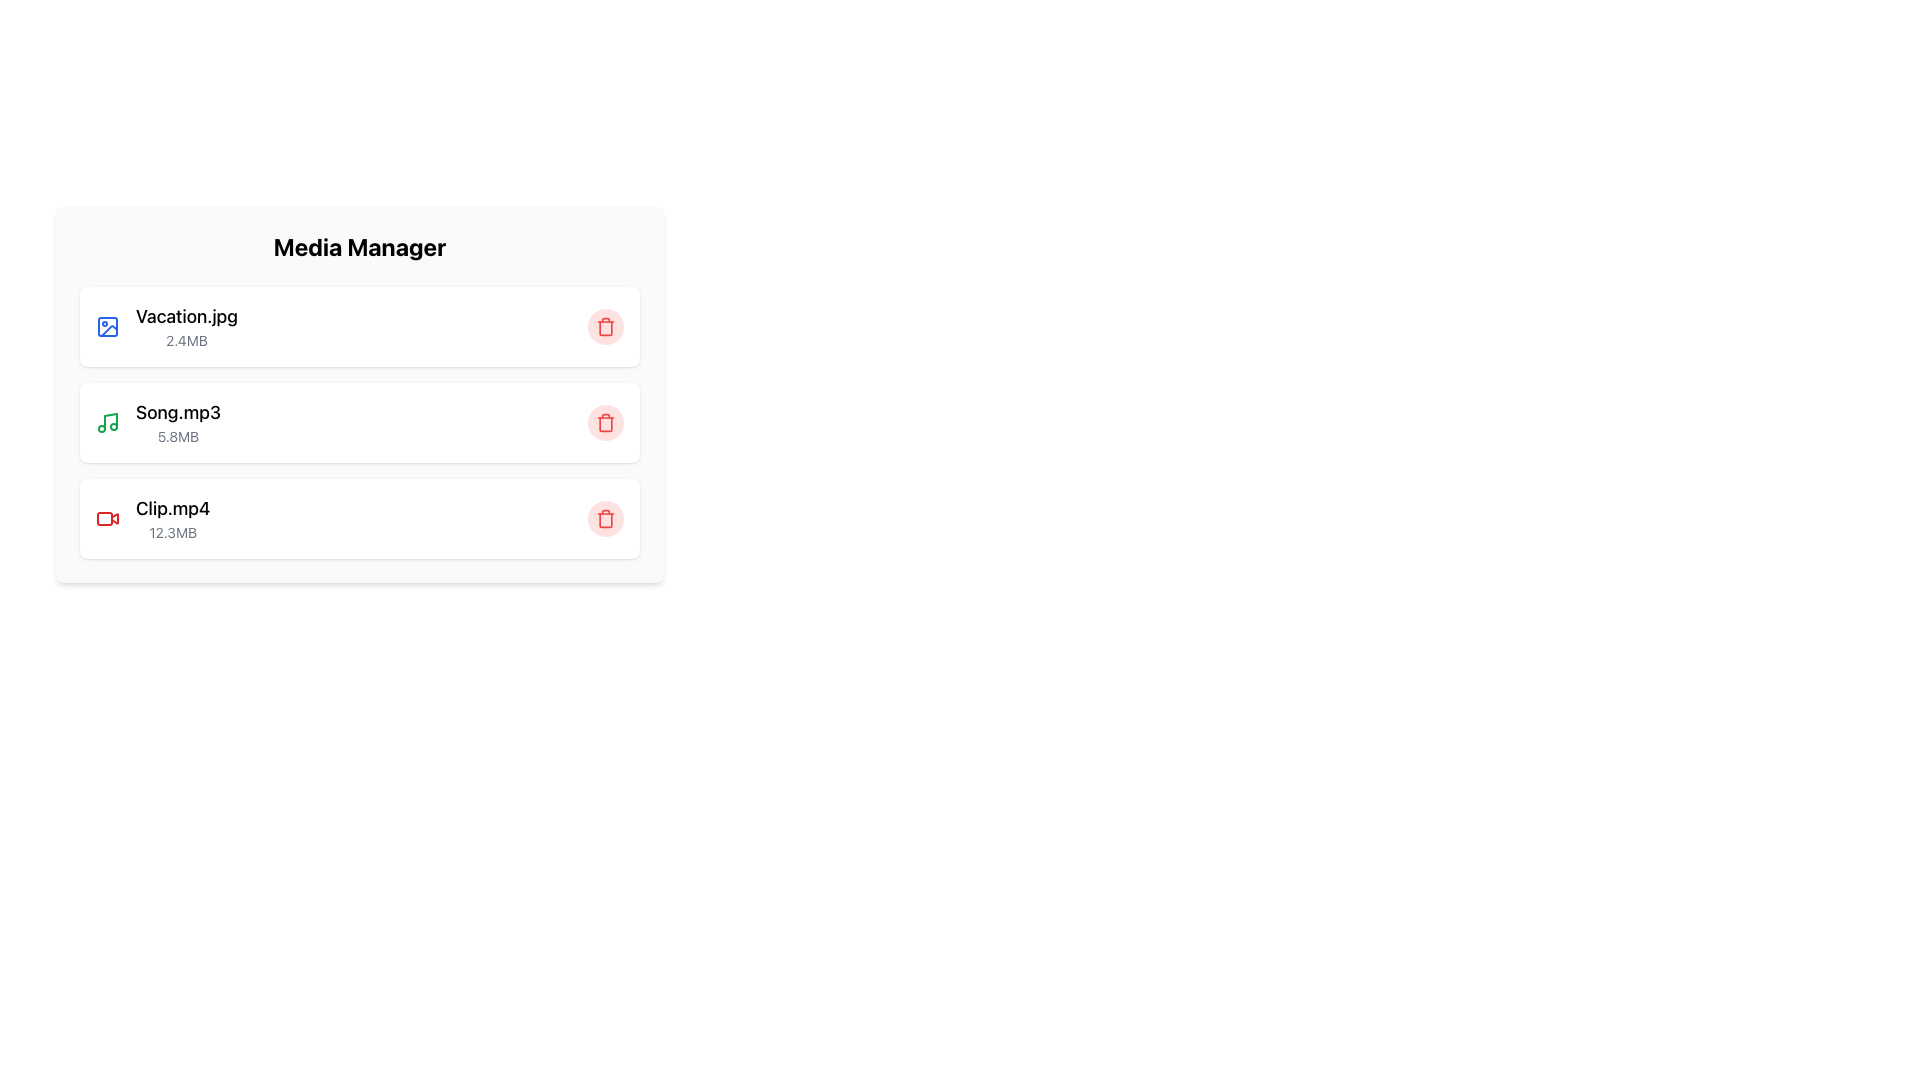  I want to click on the video file item in the Media Manager interface, so click(152, 518).